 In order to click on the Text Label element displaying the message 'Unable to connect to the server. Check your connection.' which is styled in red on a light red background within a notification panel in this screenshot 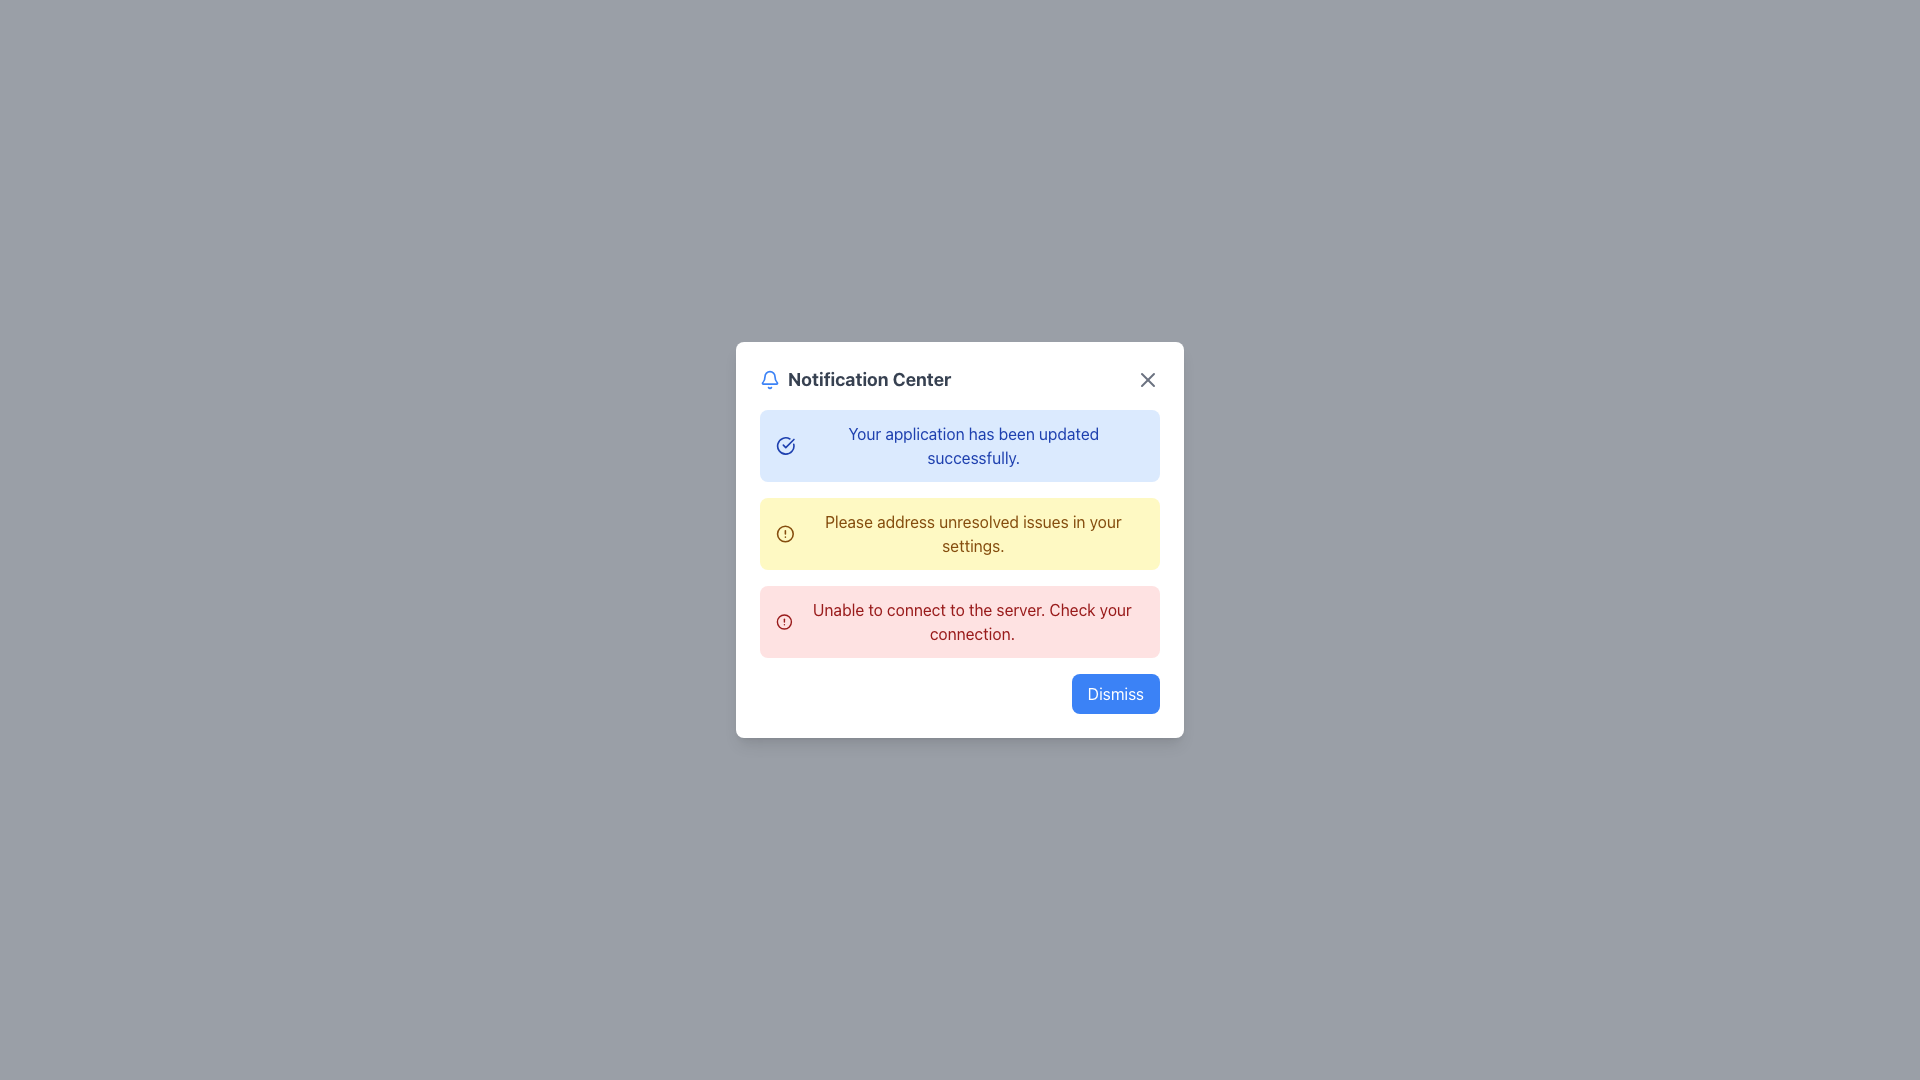, I will do `click(972, 620)`.